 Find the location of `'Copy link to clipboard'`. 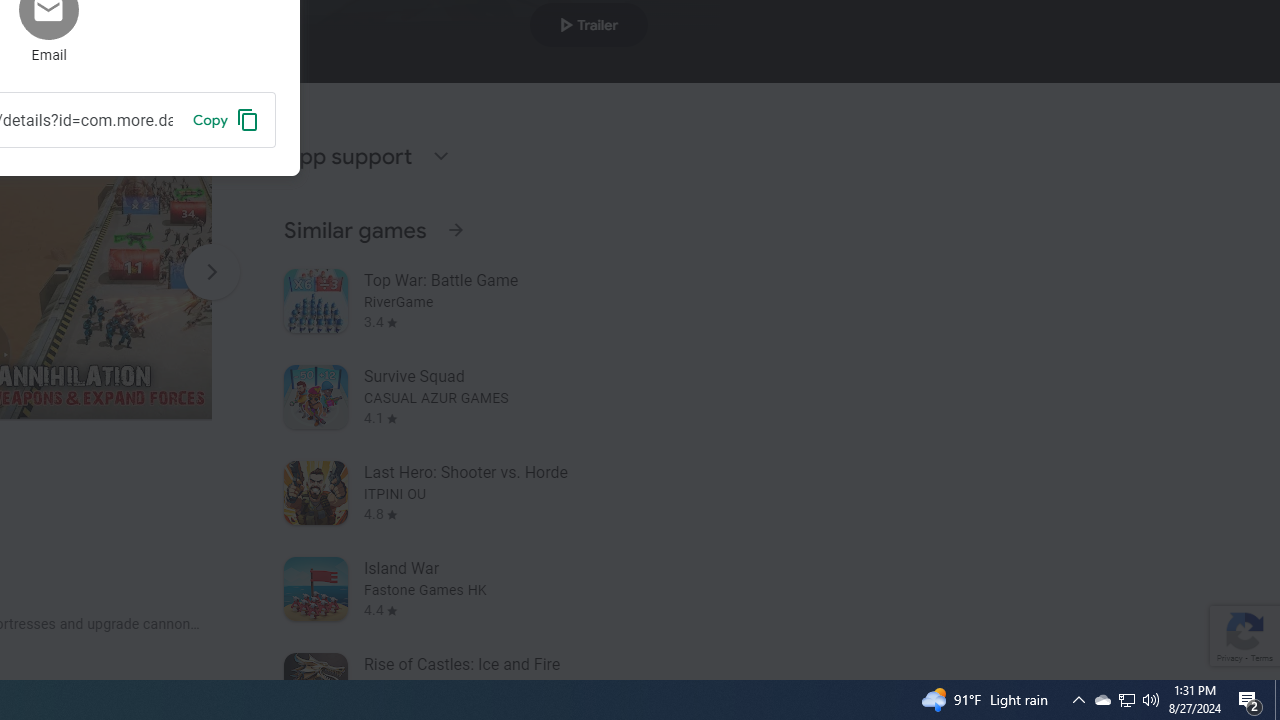

'Copy link to clipboard' is located at coordinates (225, 119).